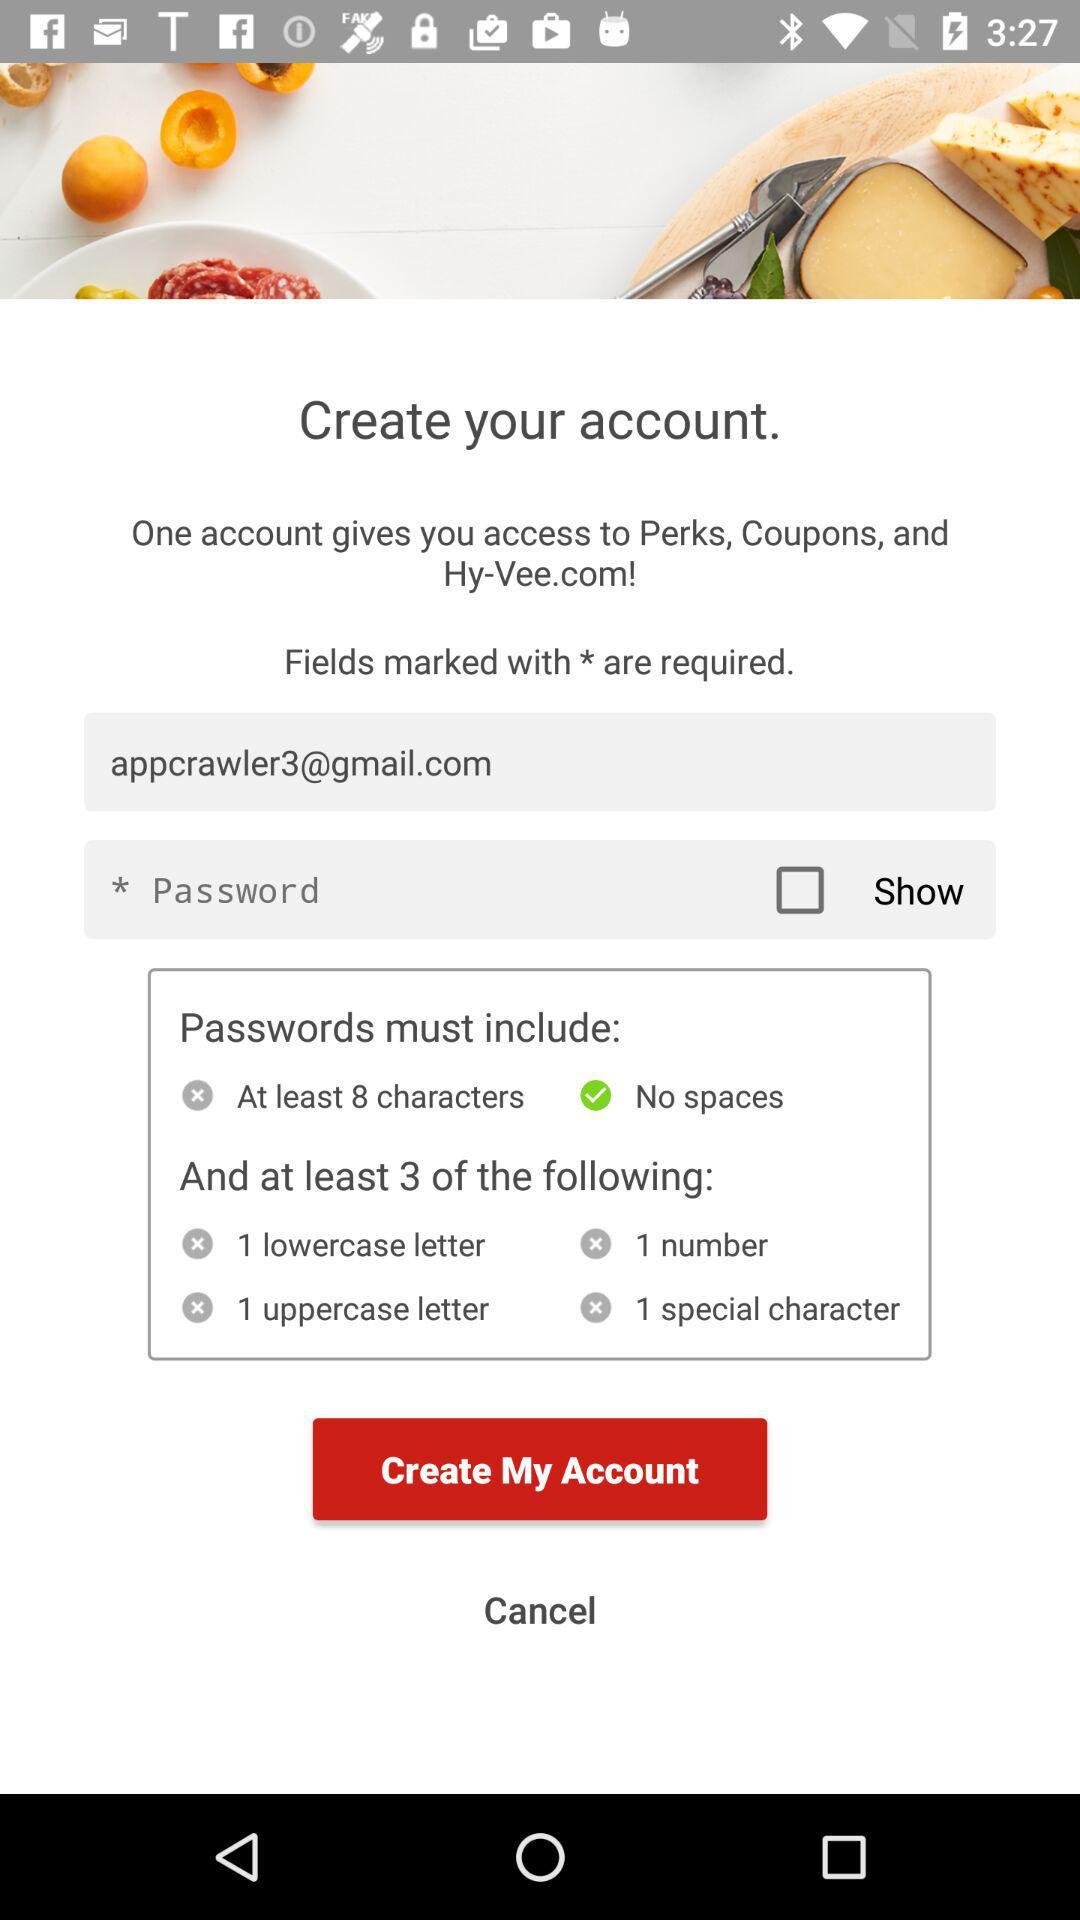  What do you see at coordinates (540, 888) in the screenshot?
I see `the password box` at bounding box center [540, 888].